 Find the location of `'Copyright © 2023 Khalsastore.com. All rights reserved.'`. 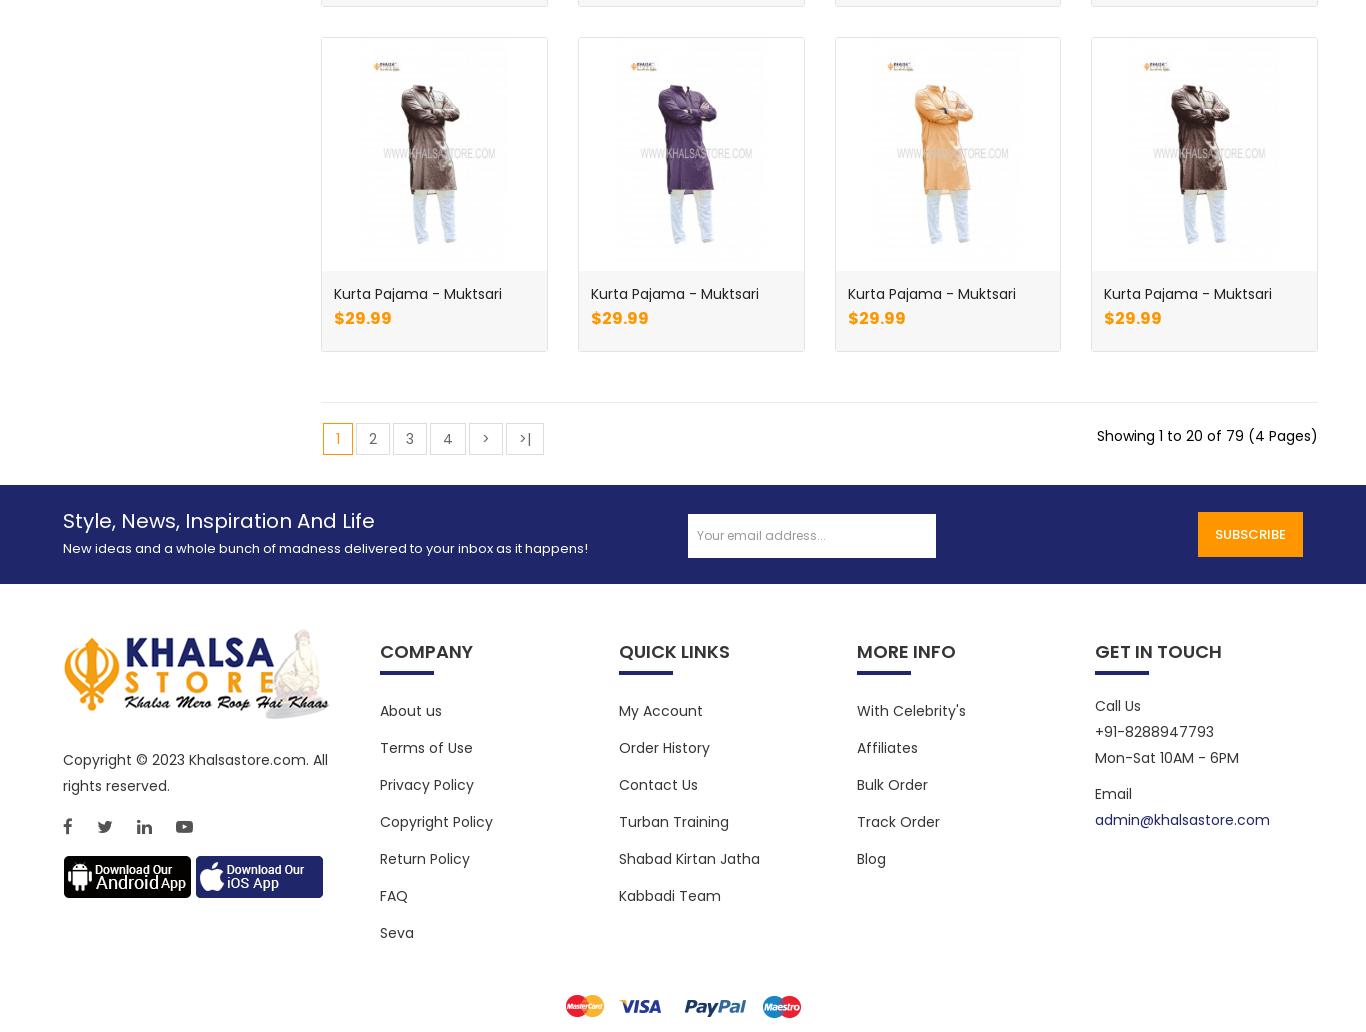

'Copyright © 2023 Khalsastore.com. All rights reserved.' is located at coordinates (193, 771).